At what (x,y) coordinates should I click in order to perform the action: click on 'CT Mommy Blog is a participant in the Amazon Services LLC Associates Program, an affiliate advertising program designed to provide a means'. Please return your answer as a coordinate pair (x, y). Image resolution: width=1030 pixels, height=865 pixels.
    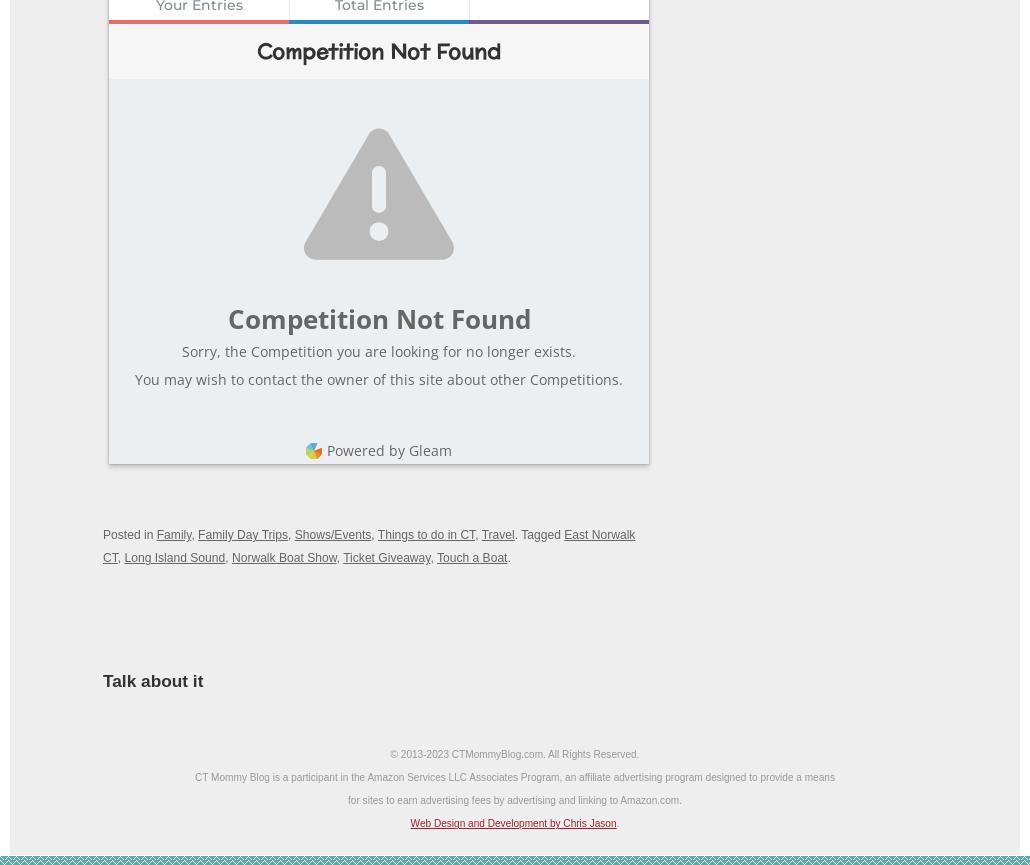
    Looking at the image, I should click on (513, 776).